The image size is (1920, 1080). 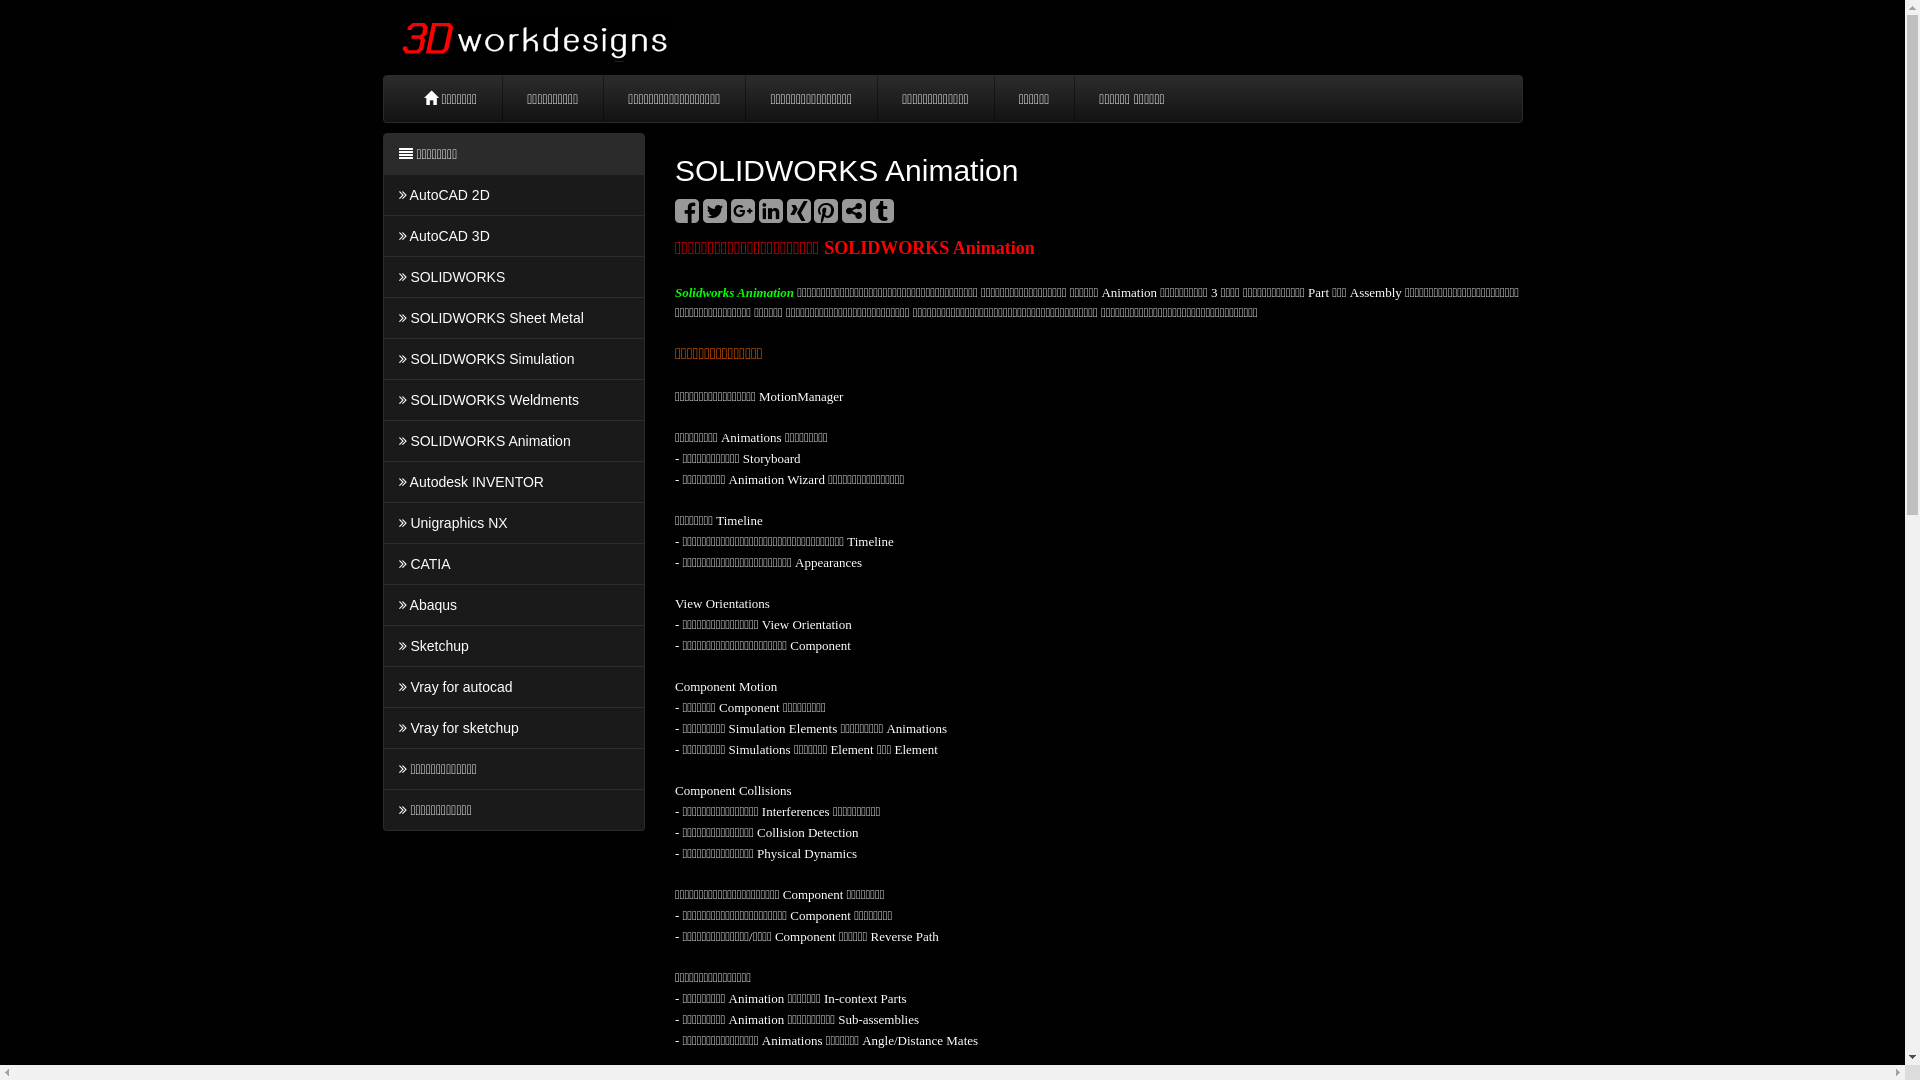 I want to click on 'Vray for autocad', so click(x=513, y=685).